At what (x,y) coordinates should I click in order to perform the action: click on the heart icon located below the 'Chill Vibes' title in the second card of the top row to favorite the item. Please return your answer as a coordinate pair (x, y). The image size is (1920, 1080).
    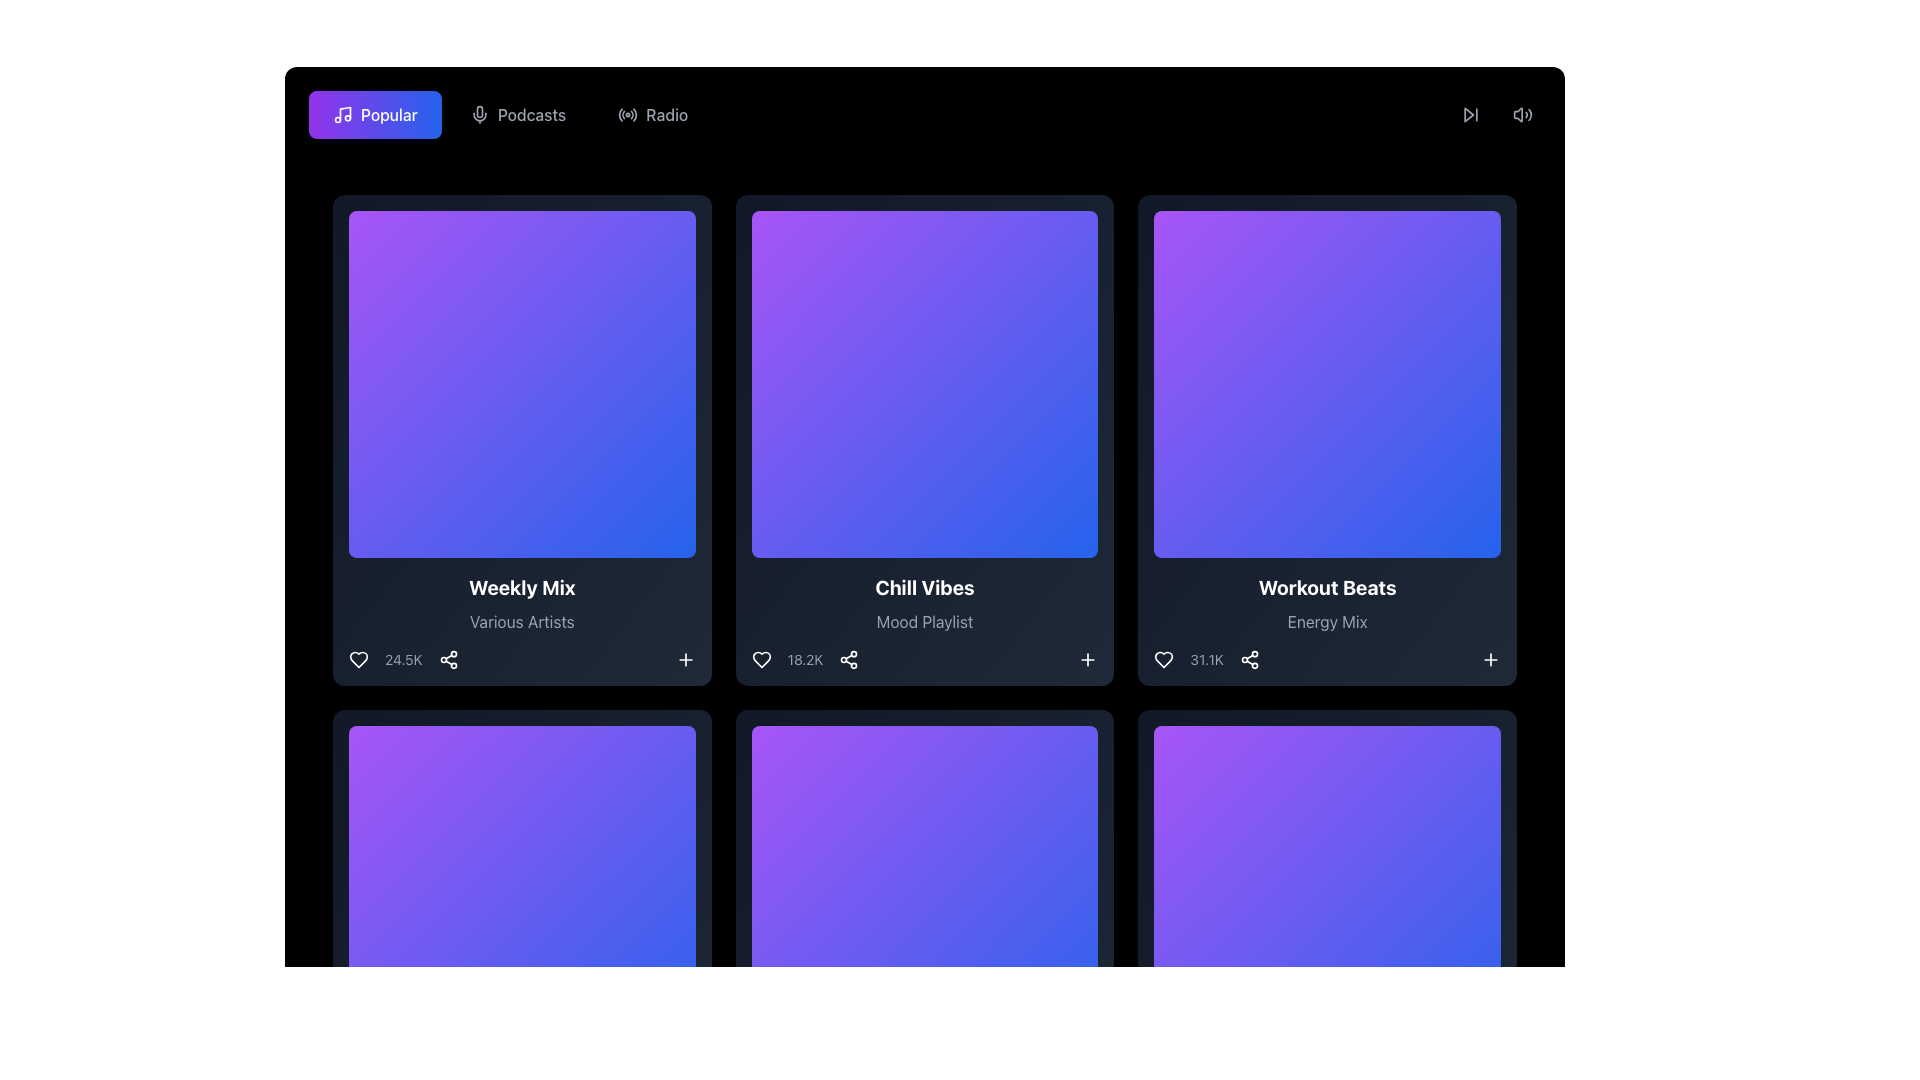
    Looking at the image, I should click on (760, 659).